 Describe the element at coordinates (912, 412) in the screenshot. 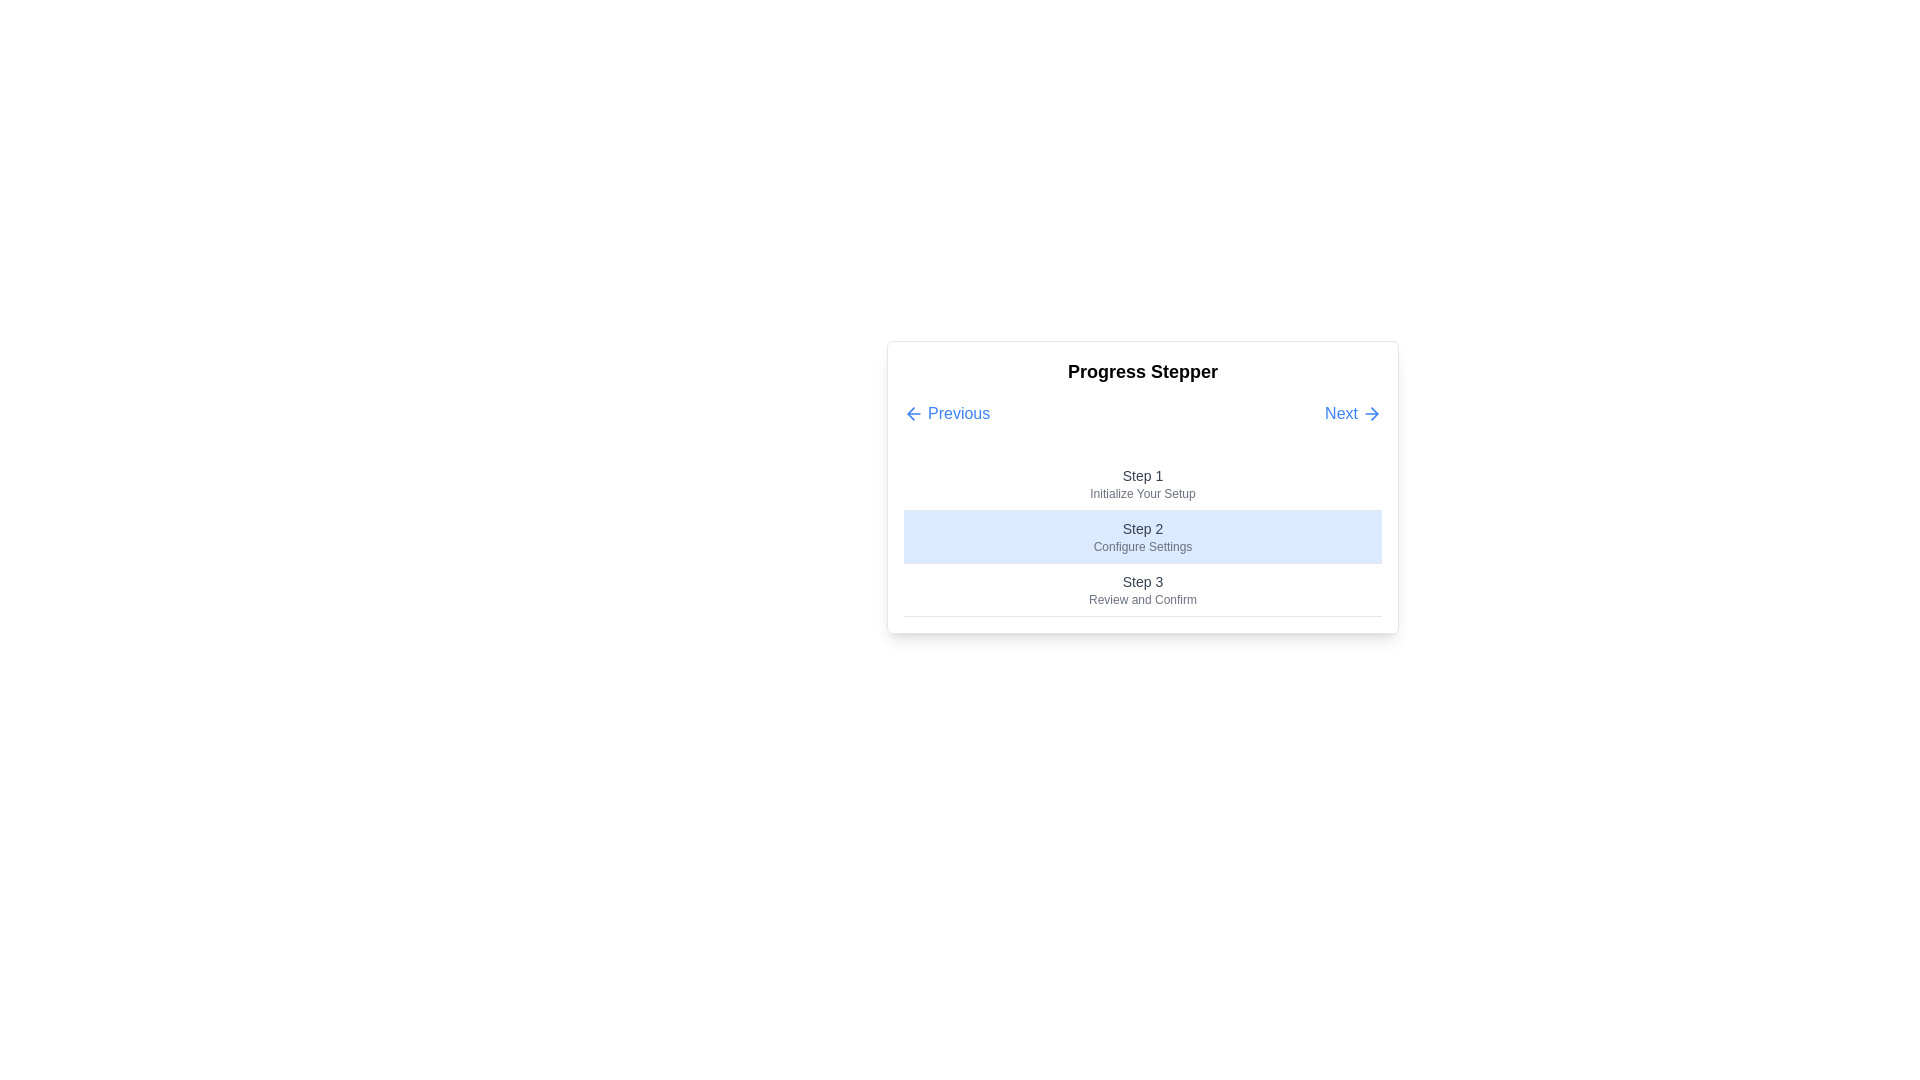

I see `the leftward arrow icon before the text 'Previous' in the navigation control area` at that location.